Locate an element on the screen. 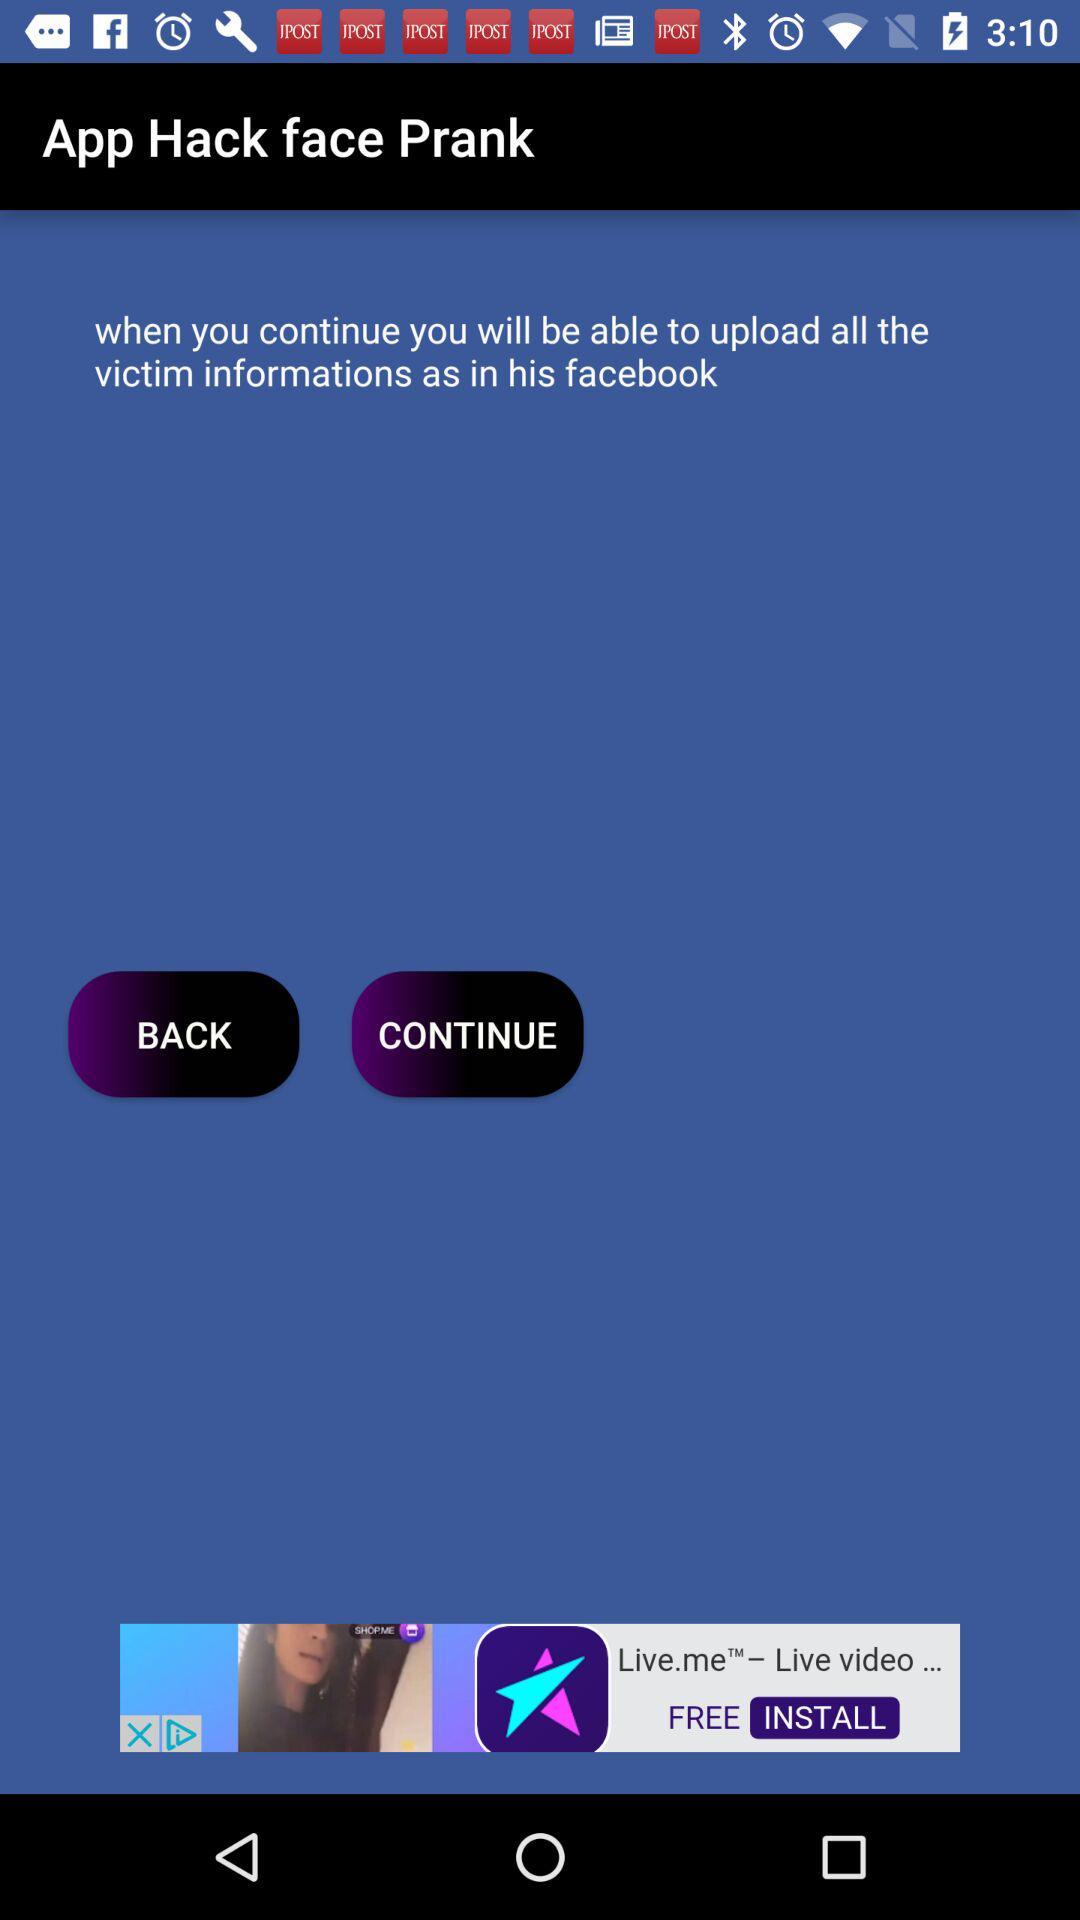  advertisement is located at coordinates (540, 1685).